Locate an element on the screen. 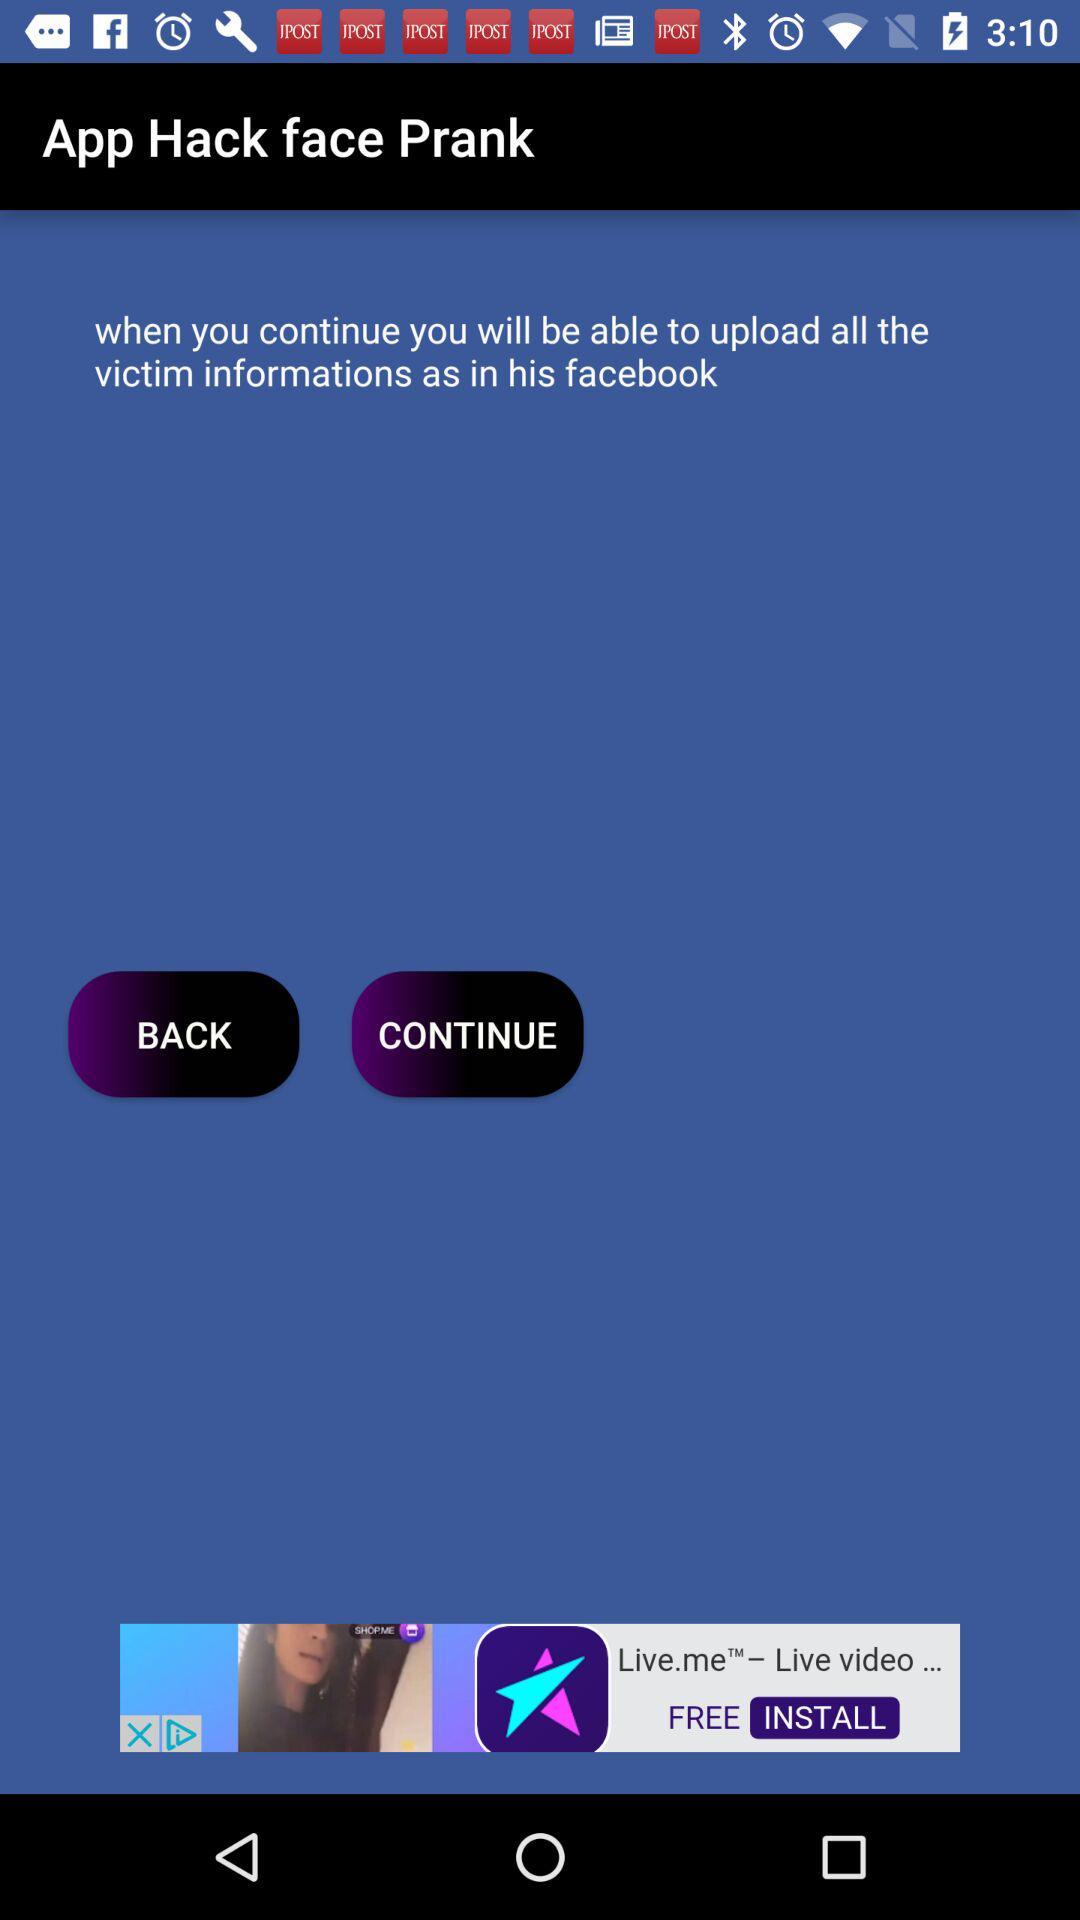  advertisement is located at coordinates (540, 1685).